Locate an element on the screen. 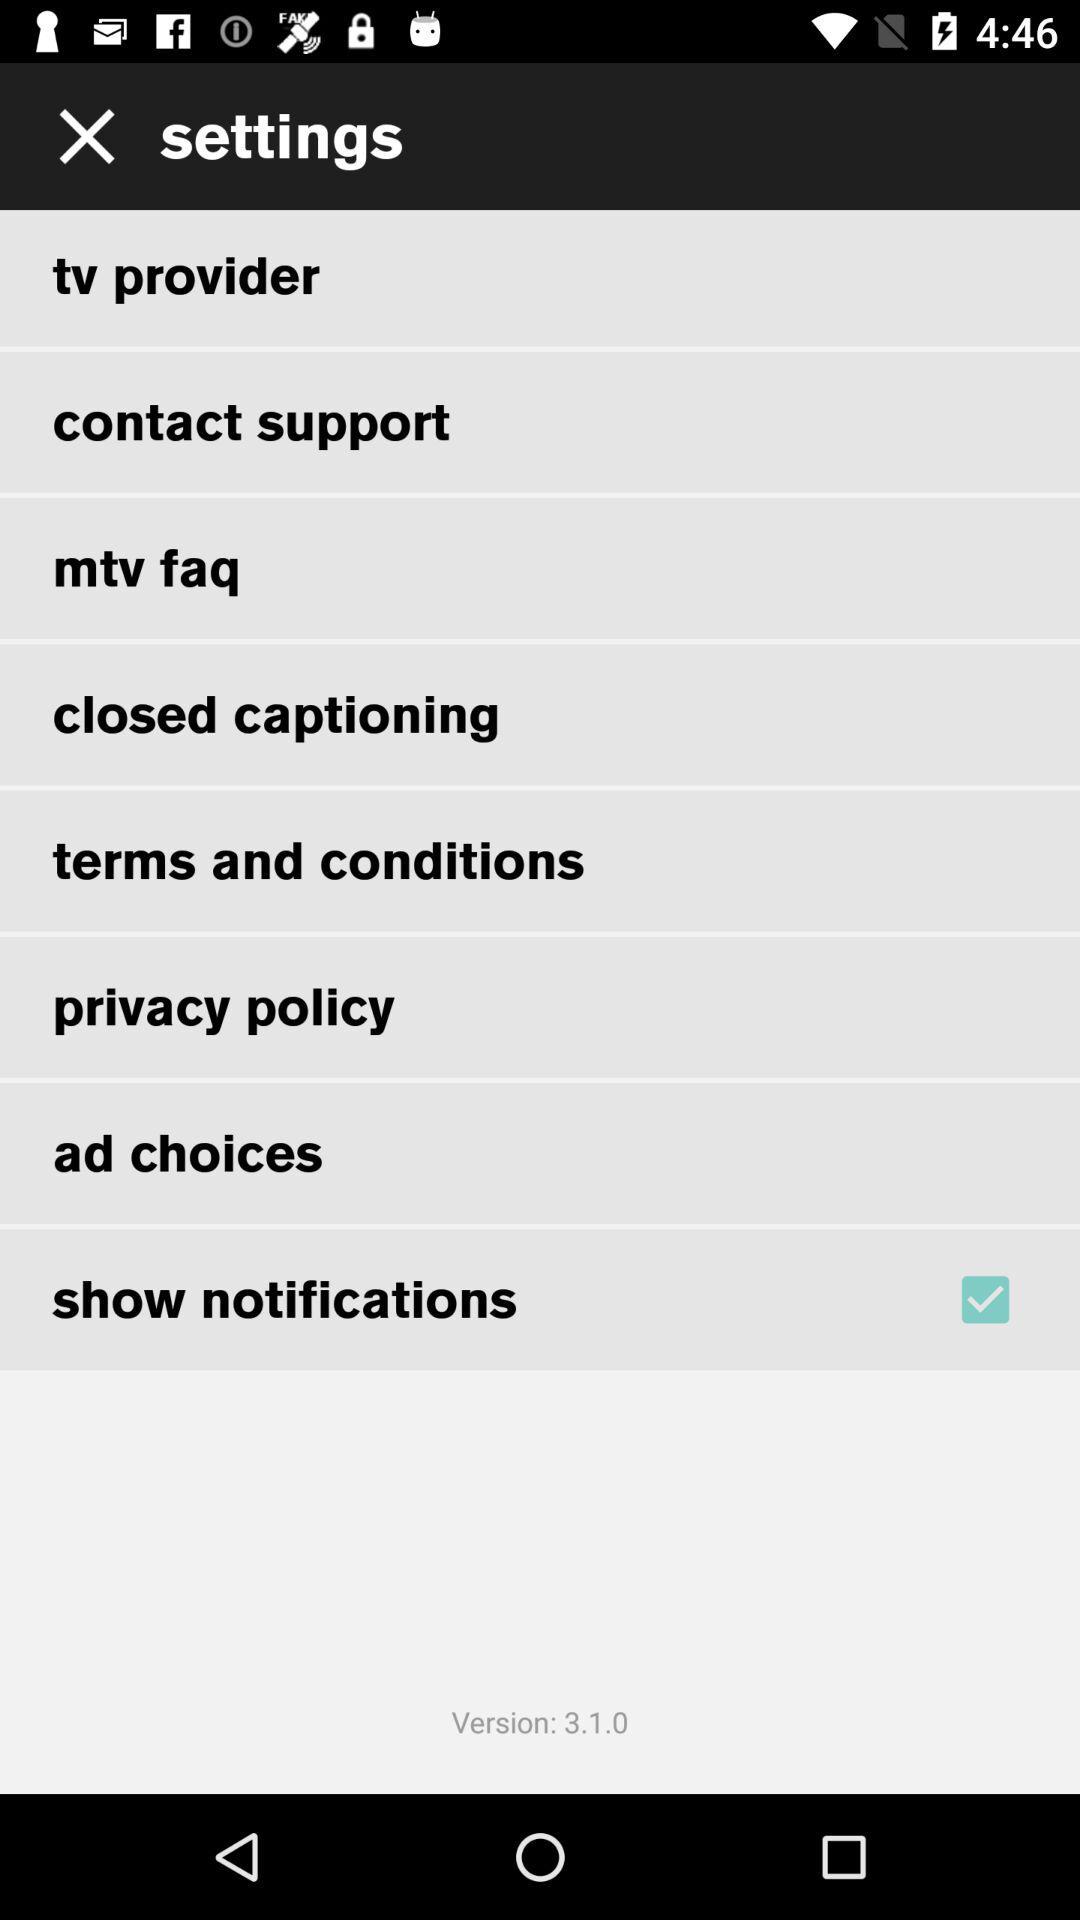 The image size is (1080, 1920). the icon to the left of settings is located at coordinates (79, 135).